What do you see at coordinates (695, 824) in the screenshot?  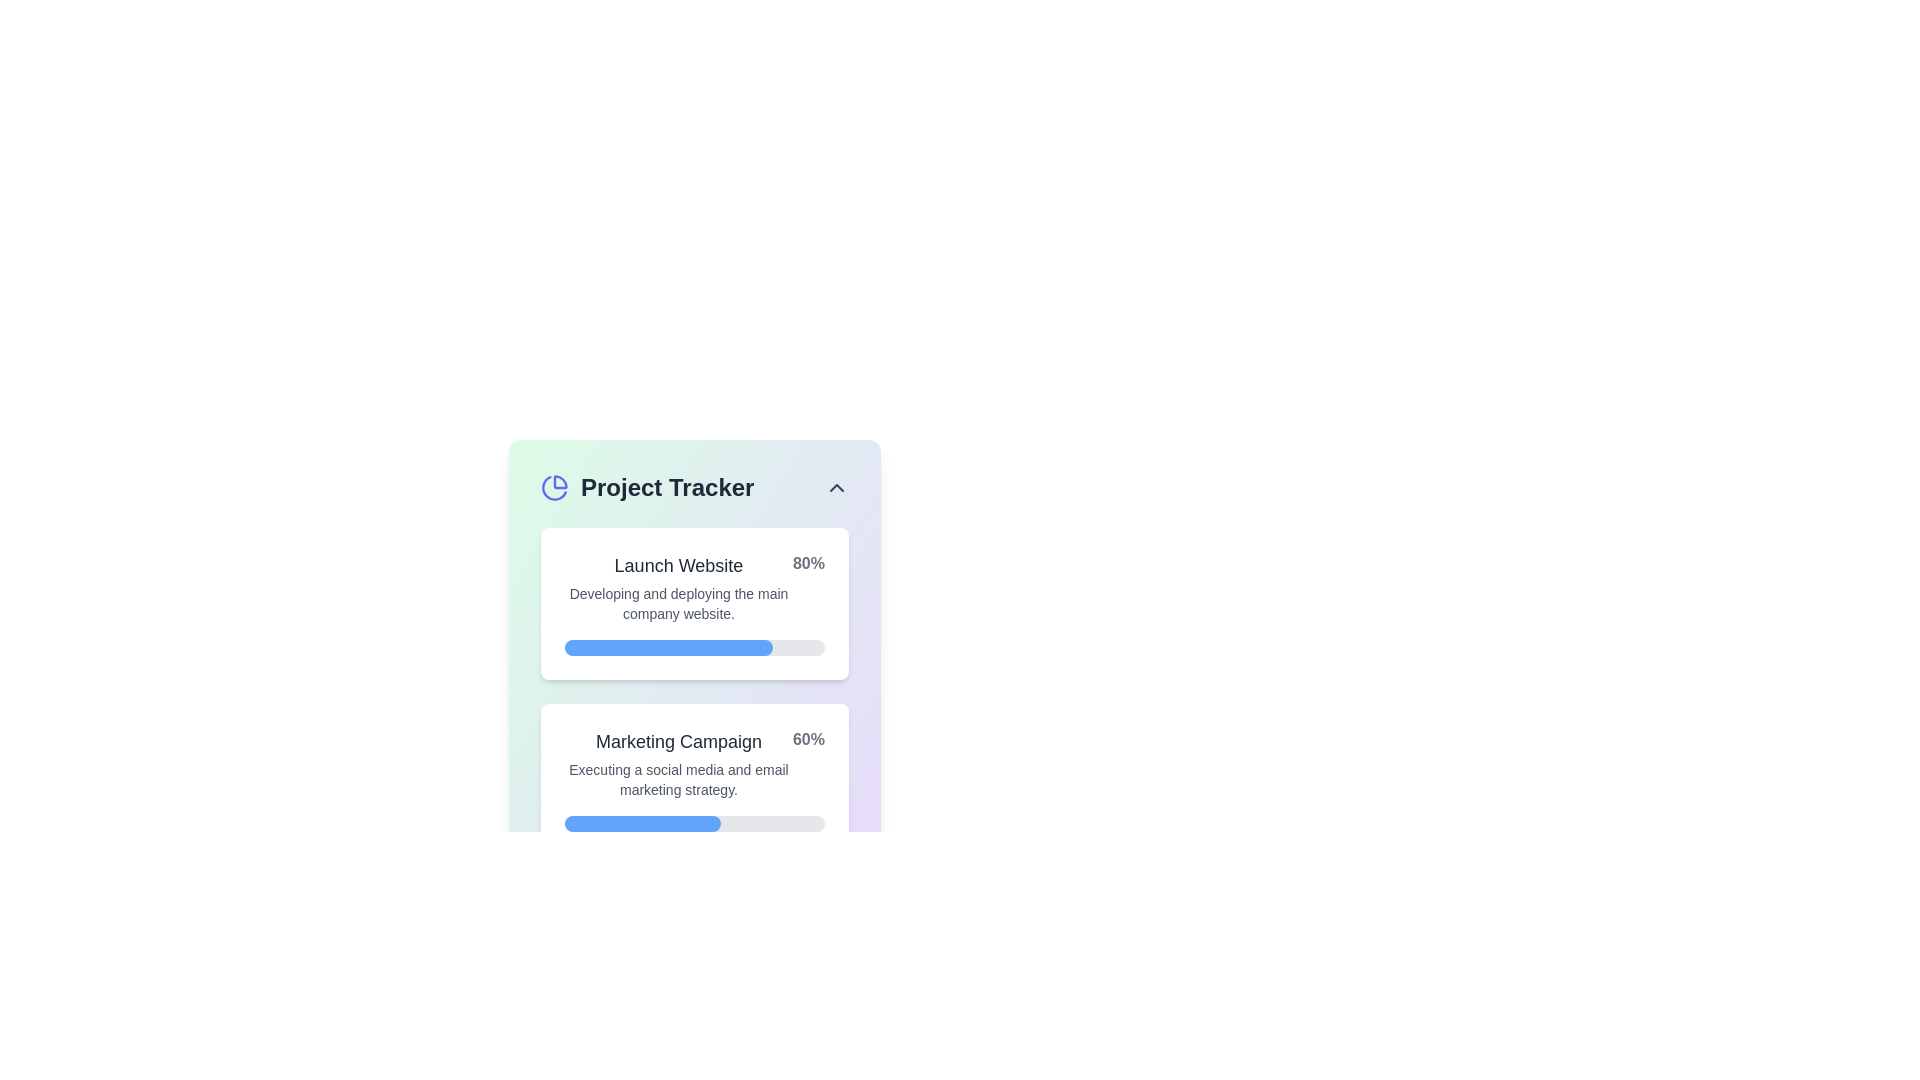 I see `the progress bar located at the bottom of the 'Marketing Campaign' card, which visually represents a completion progress of 60%` at bounding box center [695, 824].